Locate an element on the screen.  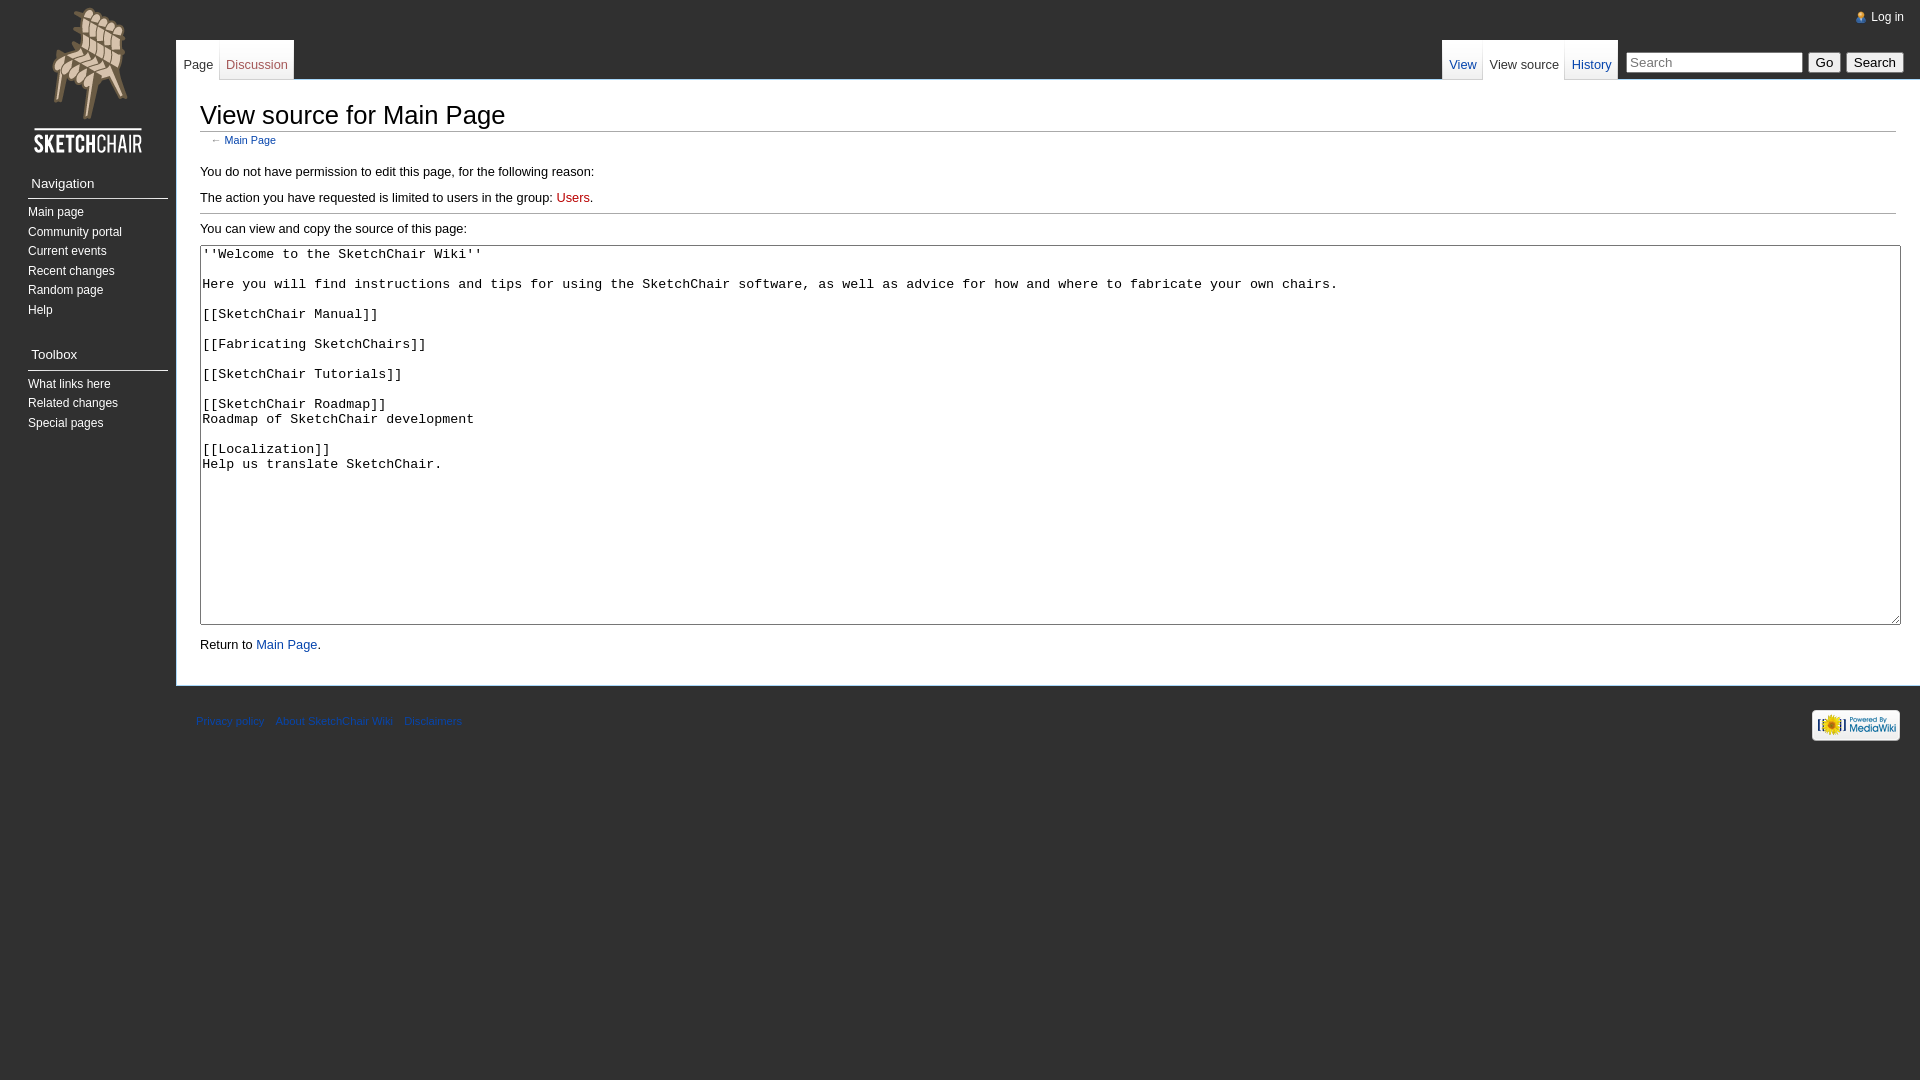
'What links here' is located at coordinates (69, 384).